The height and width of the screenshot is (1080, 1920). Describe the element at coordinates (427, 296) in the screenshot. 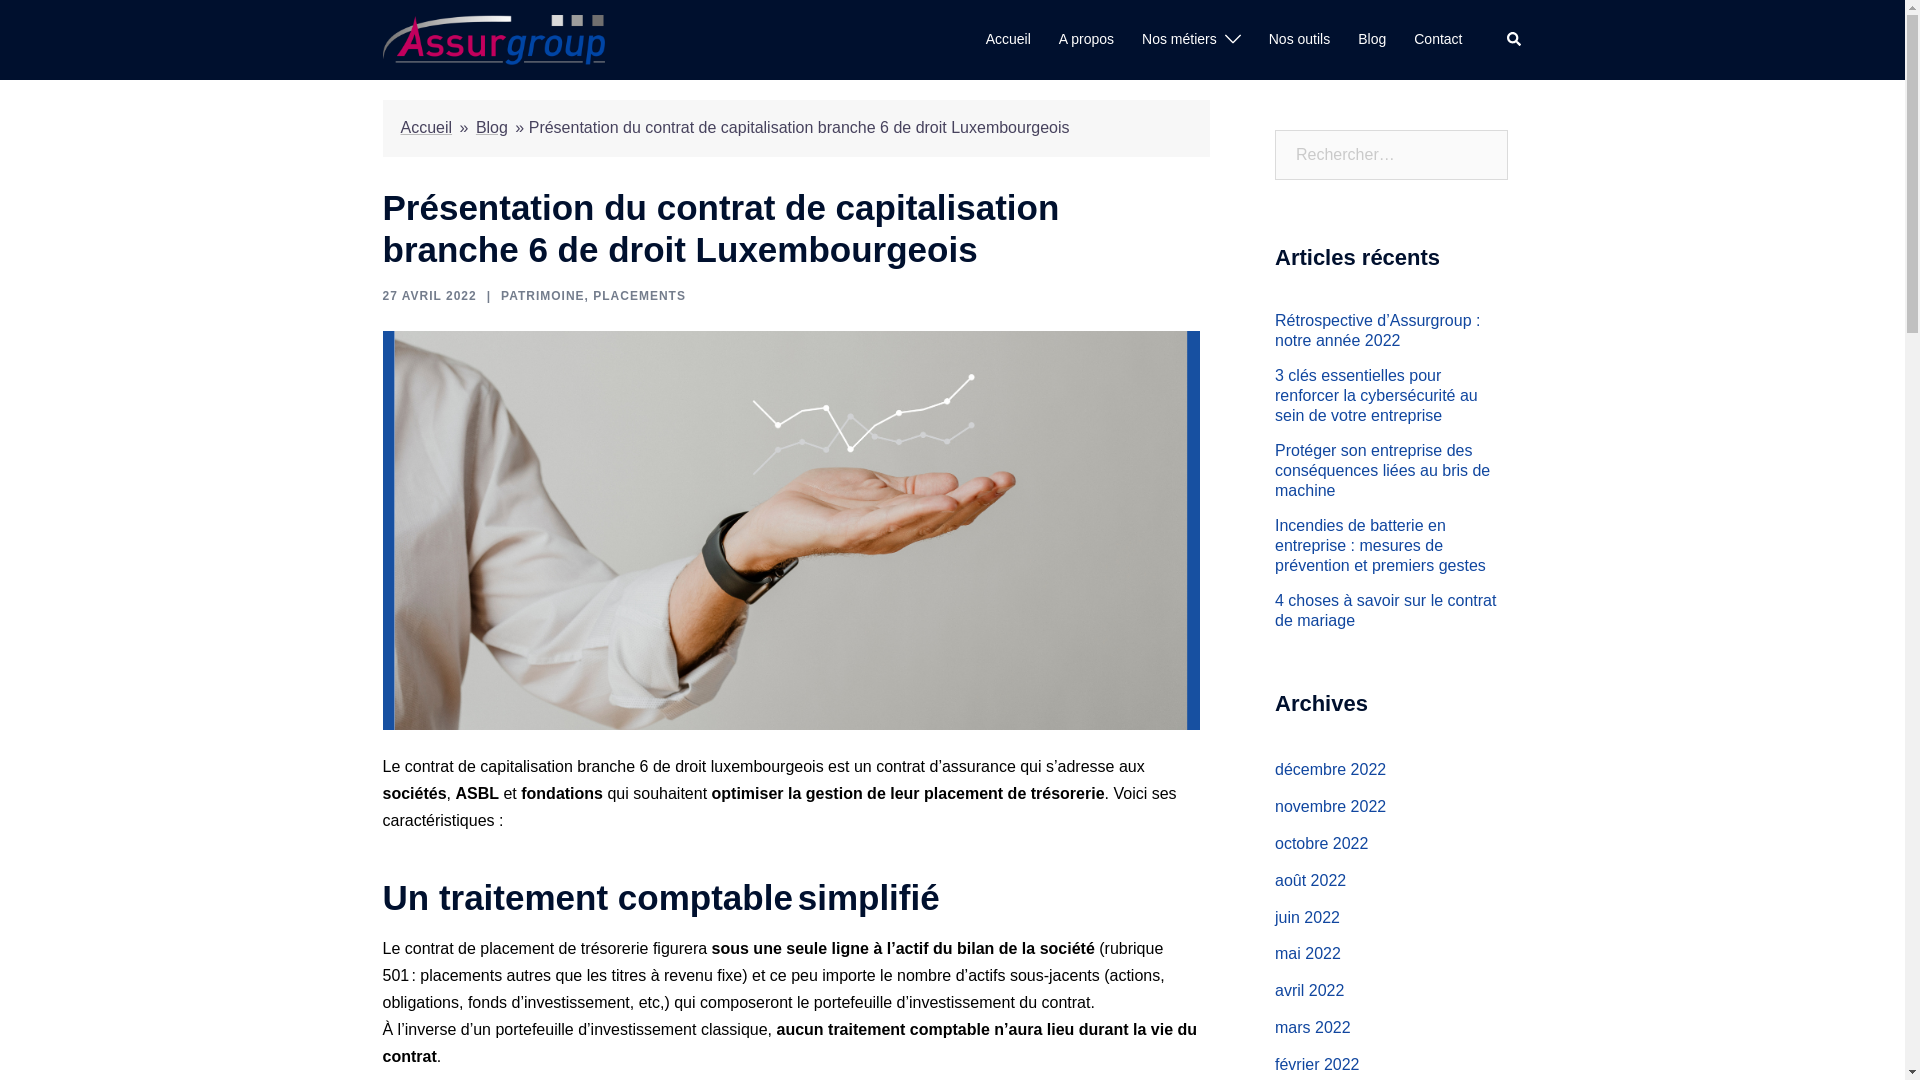

I see `'27 AVRIL 2022'` at that location.